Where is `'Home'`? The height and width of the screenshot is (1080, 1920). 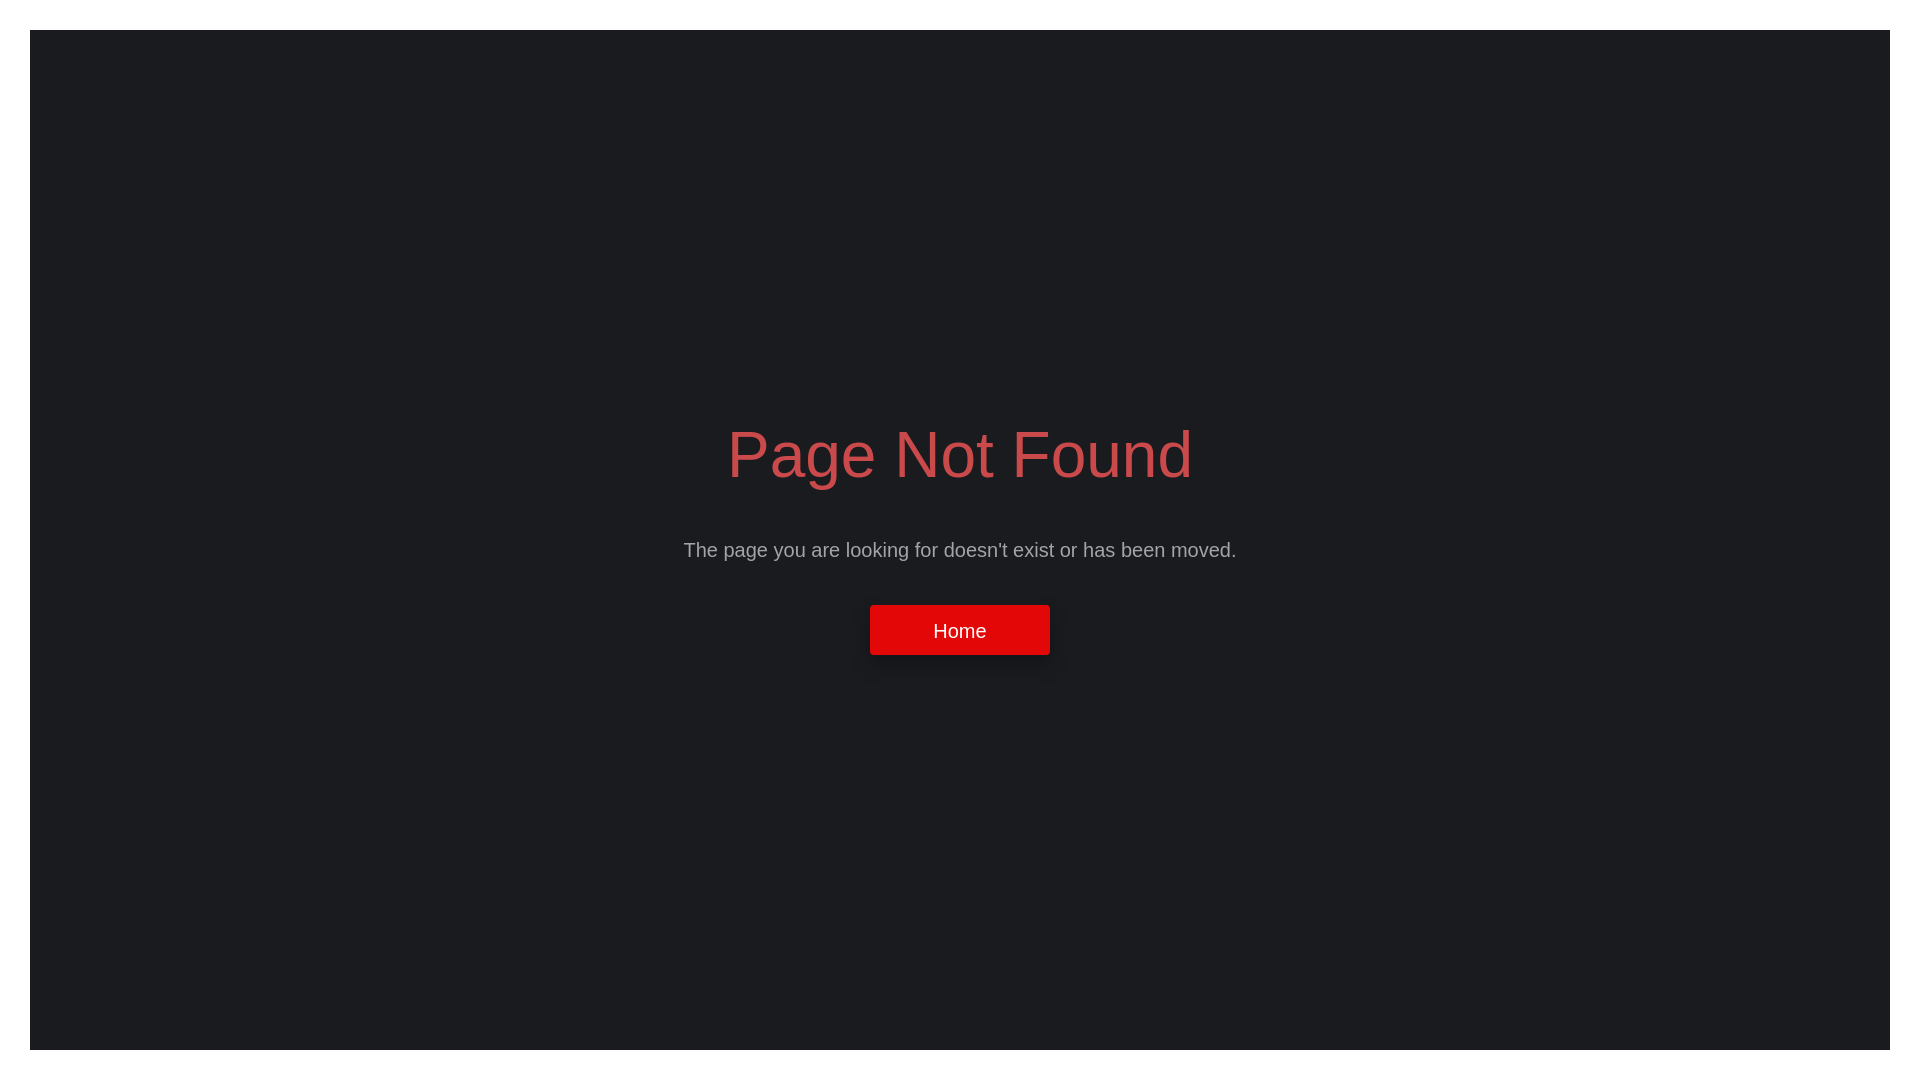 'Home' is located at coordinates (960, 628).